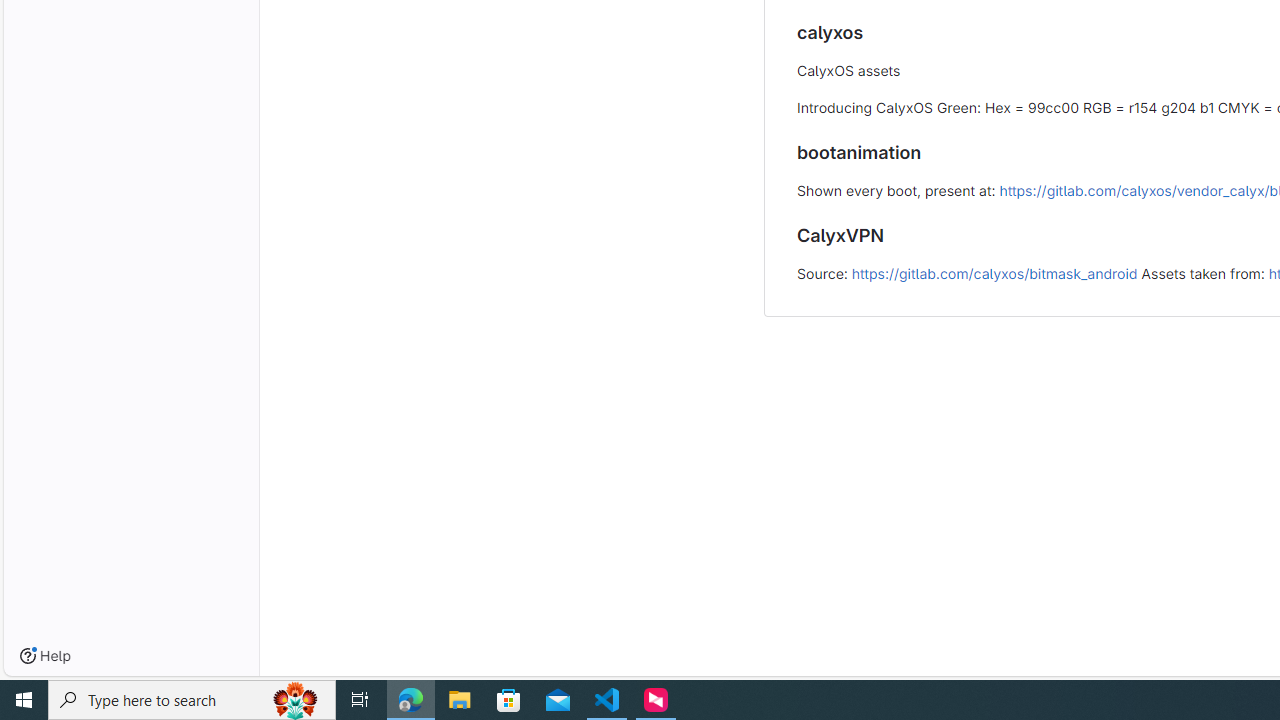  I want to click on 'https://gitlab.com/calyxos/bitmask_android', so click(994, 273).